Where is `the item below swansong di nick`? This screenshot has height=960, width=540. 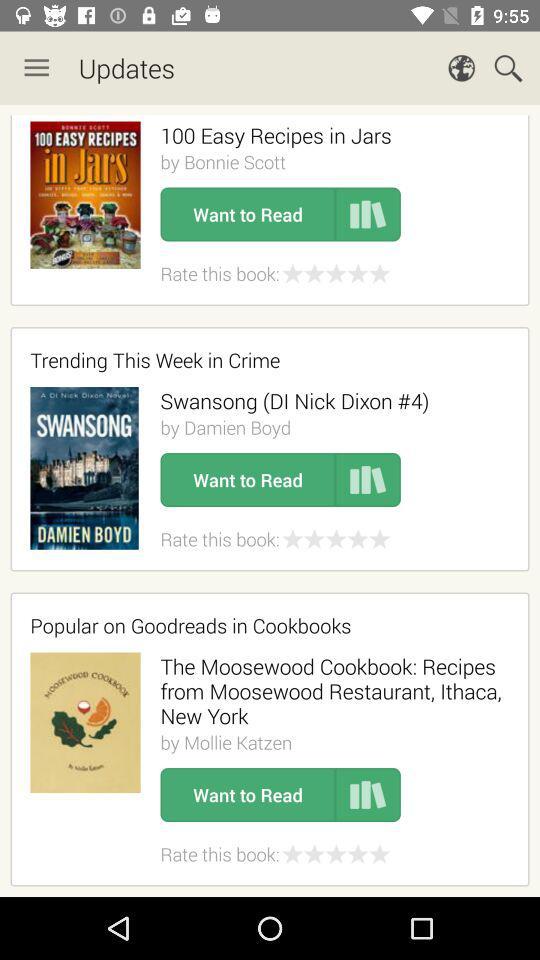
the item below swansong di nick is located at coordinates (224, 427).